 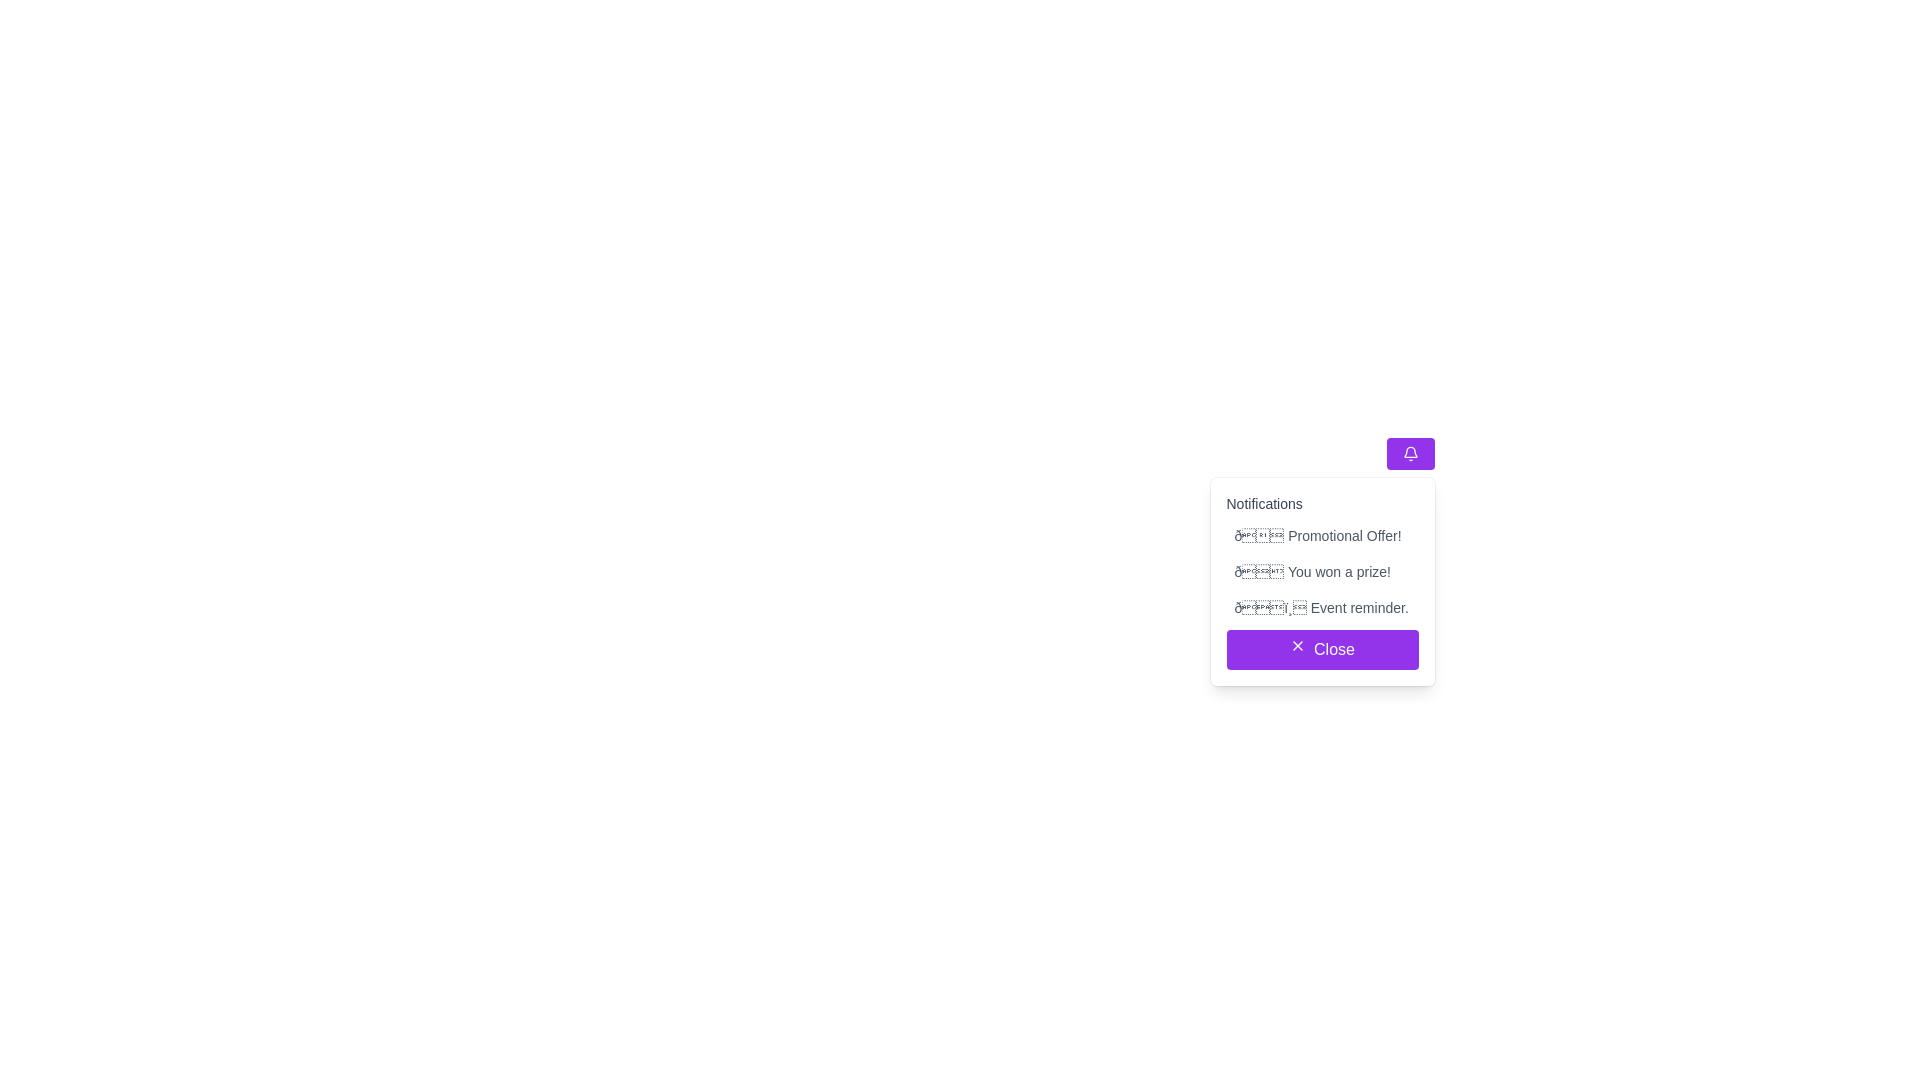 I want to click on the purple bell icon button located at the top-right corner of the notification card, so click(x=1409, y=454).